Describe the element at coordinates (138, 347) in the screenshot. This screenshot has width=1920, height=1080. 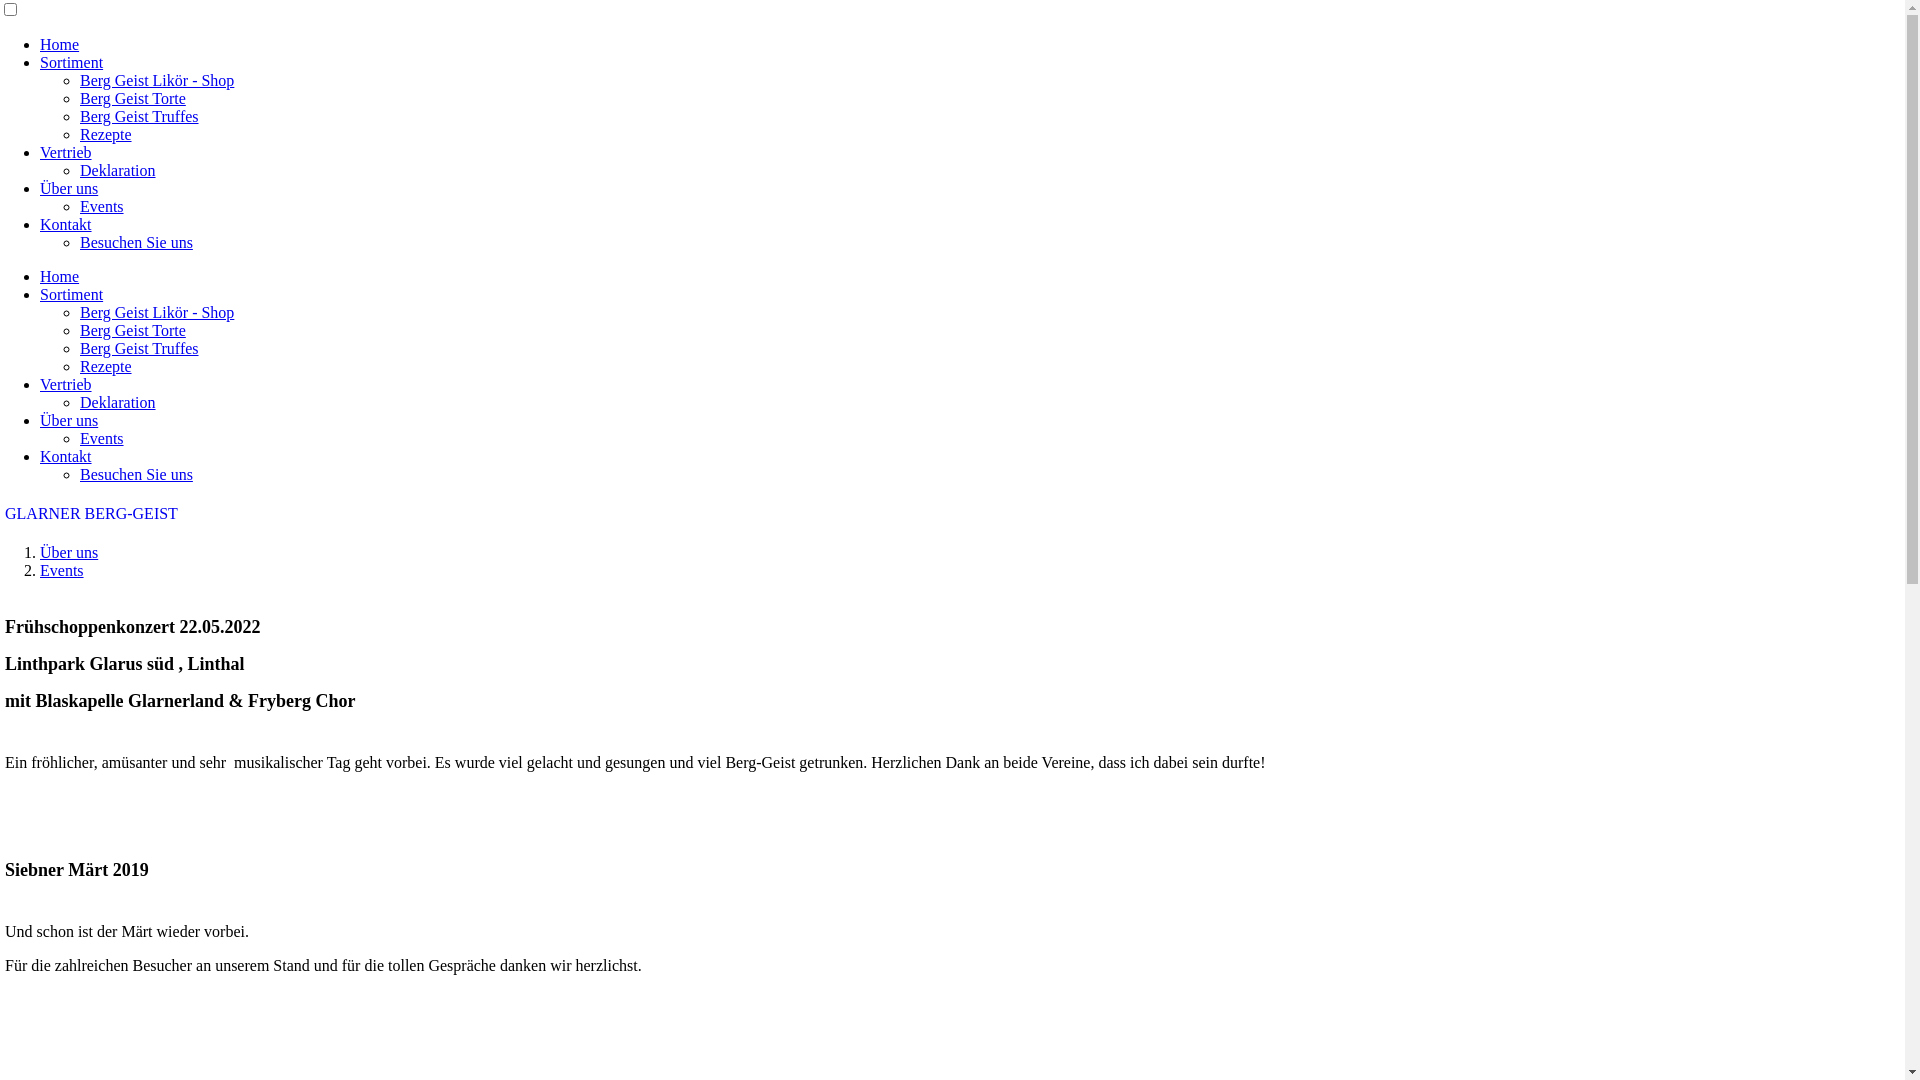
I see `'Berg Geist Truffes'` at that location.